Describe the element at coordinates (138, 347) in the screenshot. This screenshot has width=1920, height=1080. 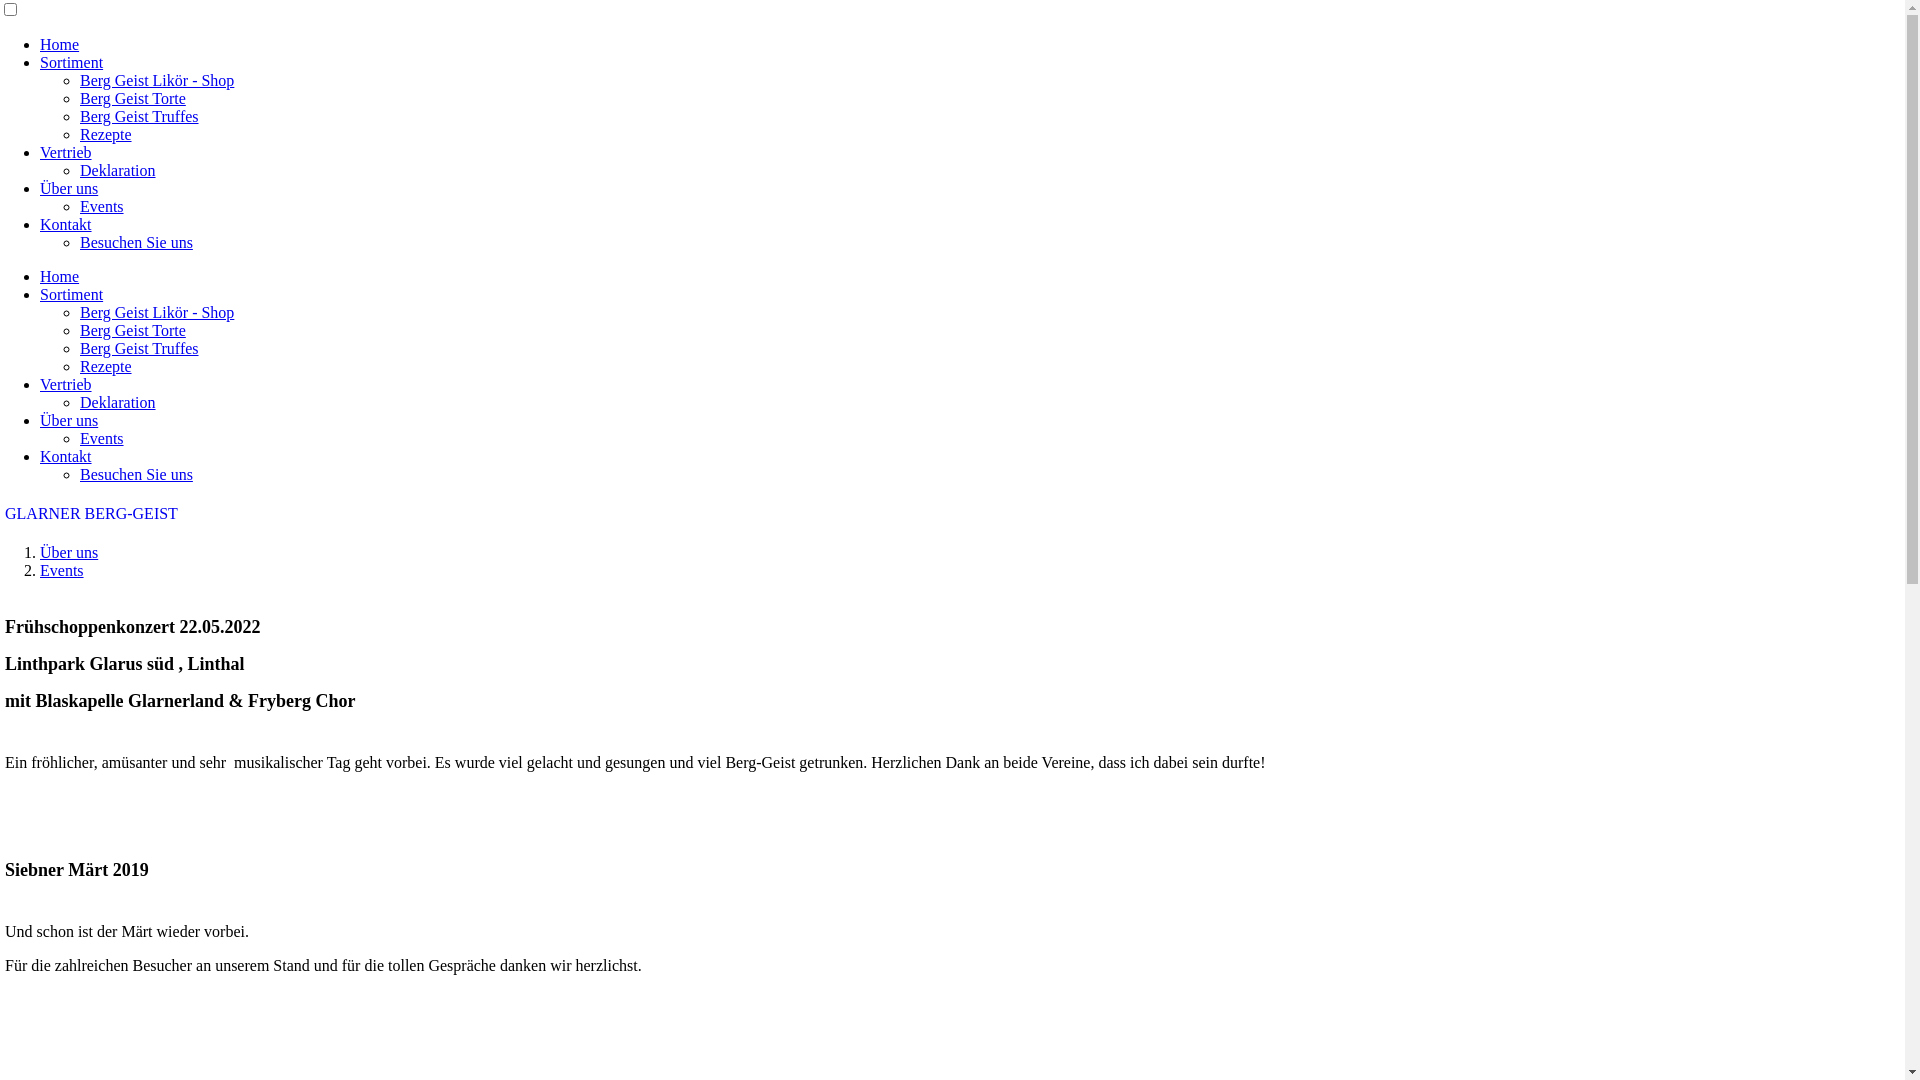
I see `'Berg Geist Truffes'` at that location.